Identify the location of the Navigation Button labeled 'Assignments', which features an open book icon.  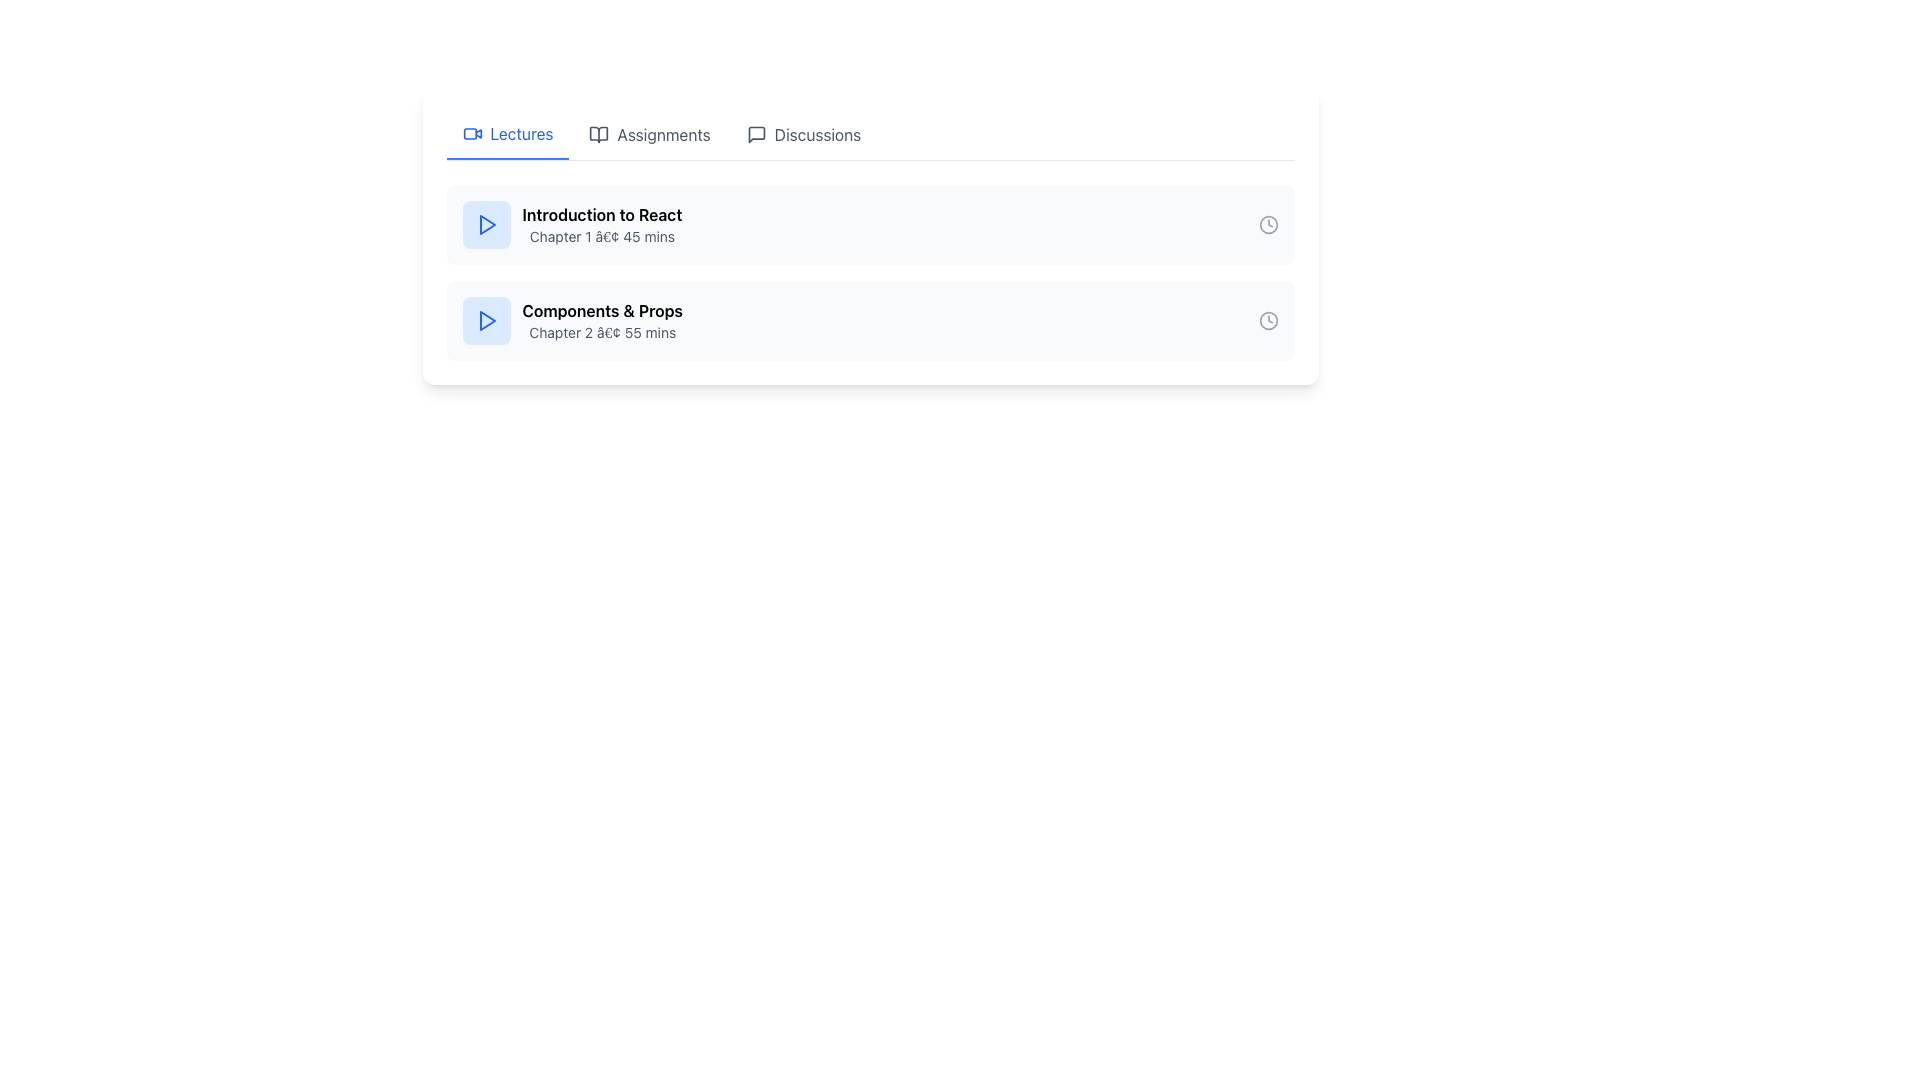
(650, 135).